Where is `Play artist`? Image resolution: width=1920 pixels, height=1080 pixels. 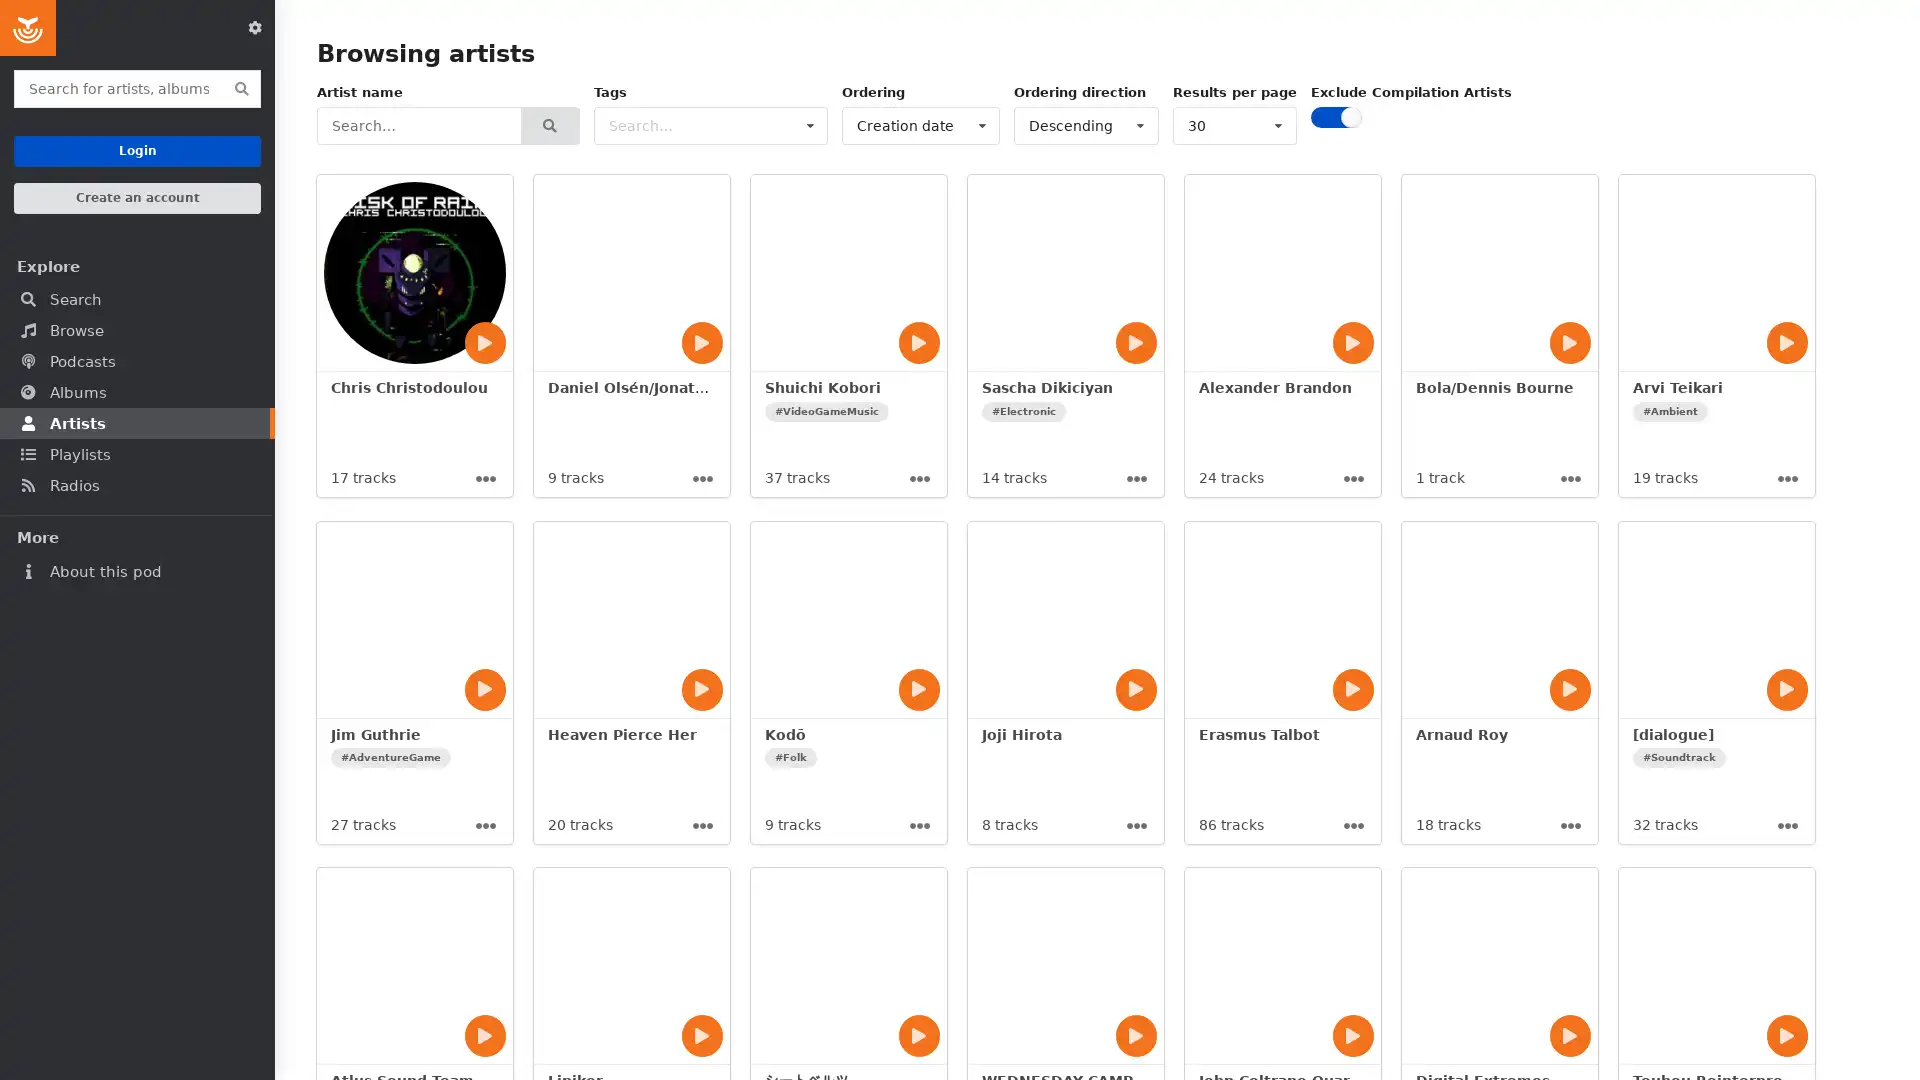 Play artist is located at coordinates (1136, 342).